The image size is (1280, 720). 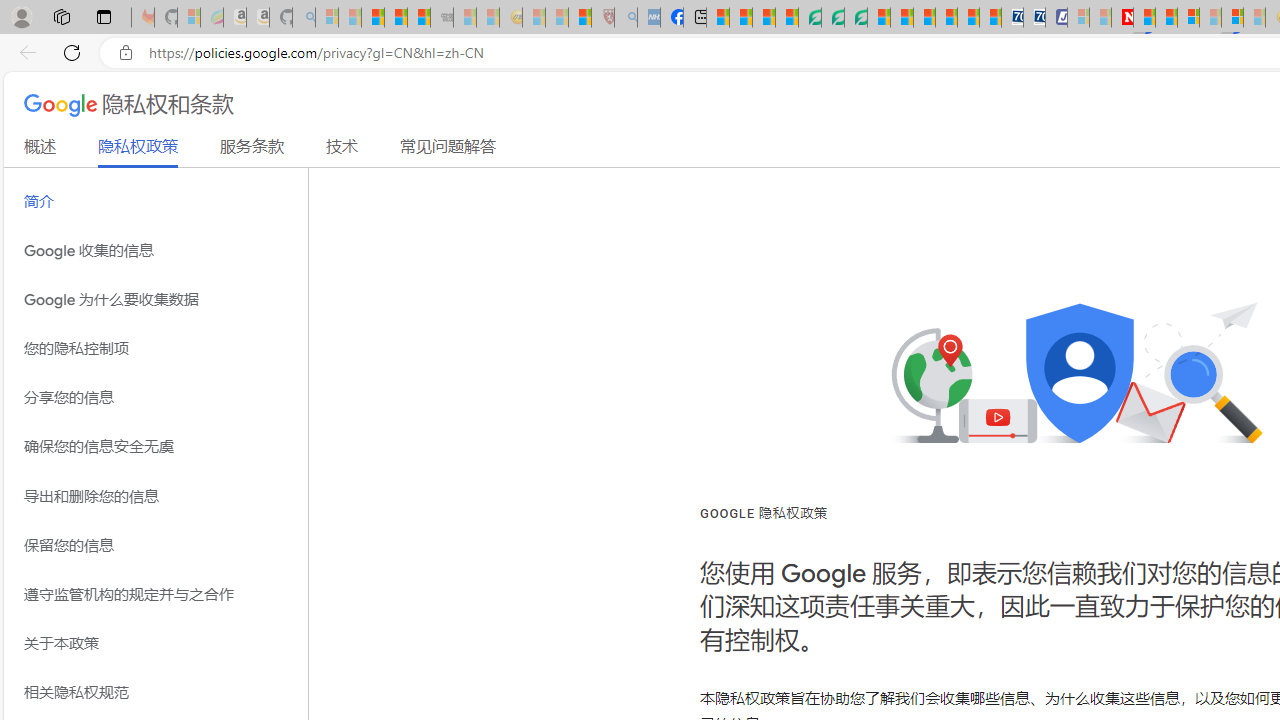 What do you see at coordinates (1034, 17) in the screenshot?
I see `'Cheap Hotels - Save70.com'` at bounding box center [1034, 17].